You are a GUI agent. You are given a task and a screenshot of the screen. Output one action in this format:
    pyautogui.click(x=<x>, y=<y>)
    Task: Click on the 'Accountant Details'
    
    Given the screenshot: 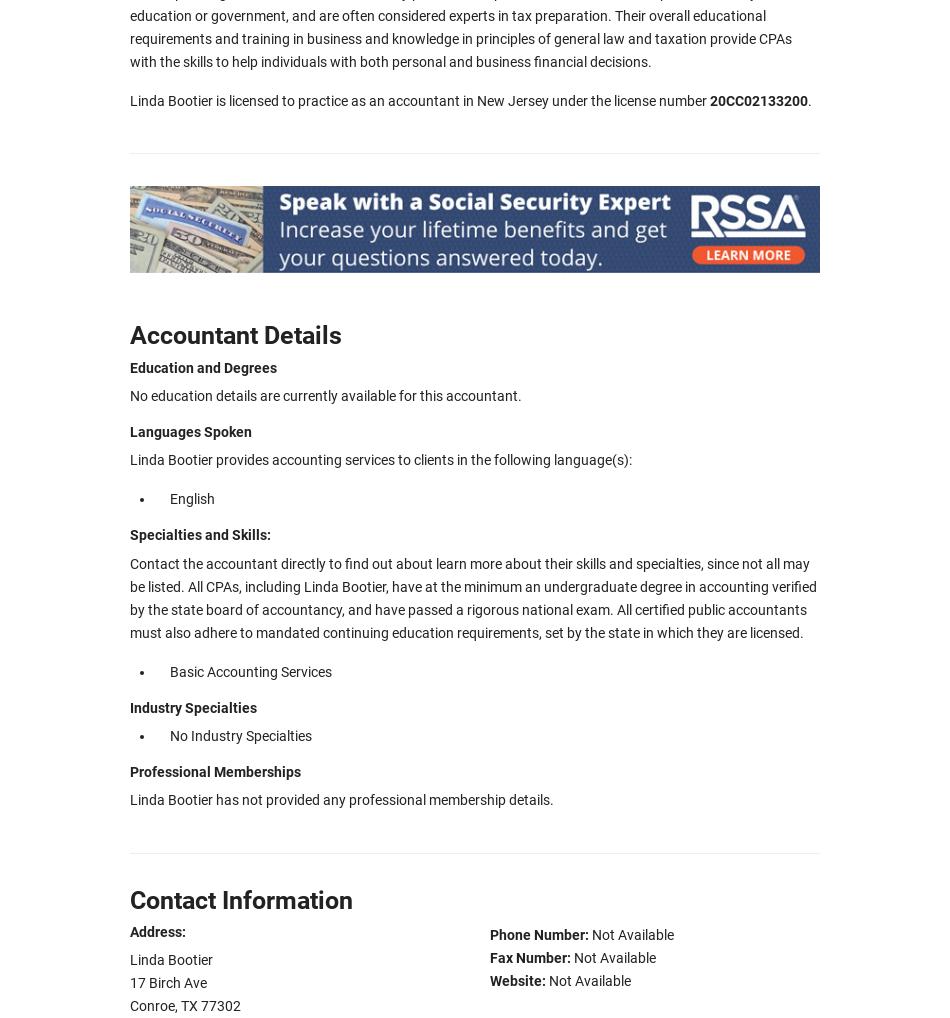 What is the action you would take?
    pyautogui.click(x=235, y=334)
    